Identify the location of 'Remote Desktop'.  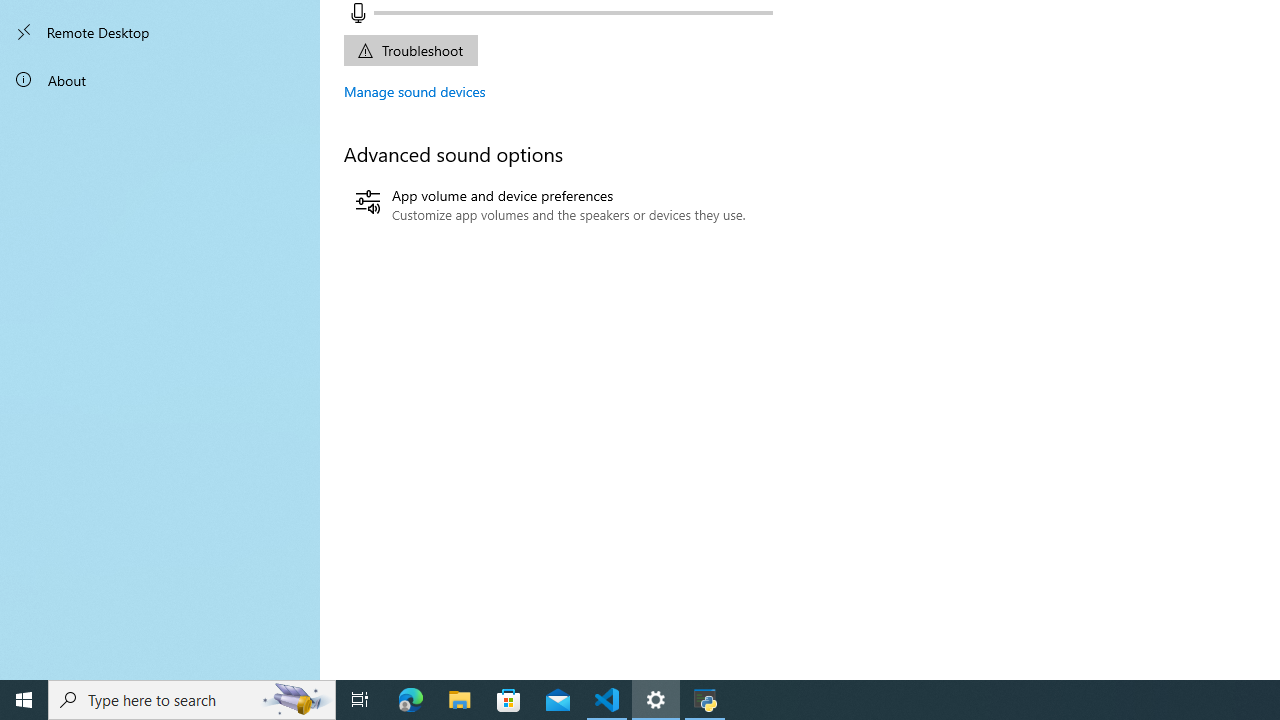
(160, 32).